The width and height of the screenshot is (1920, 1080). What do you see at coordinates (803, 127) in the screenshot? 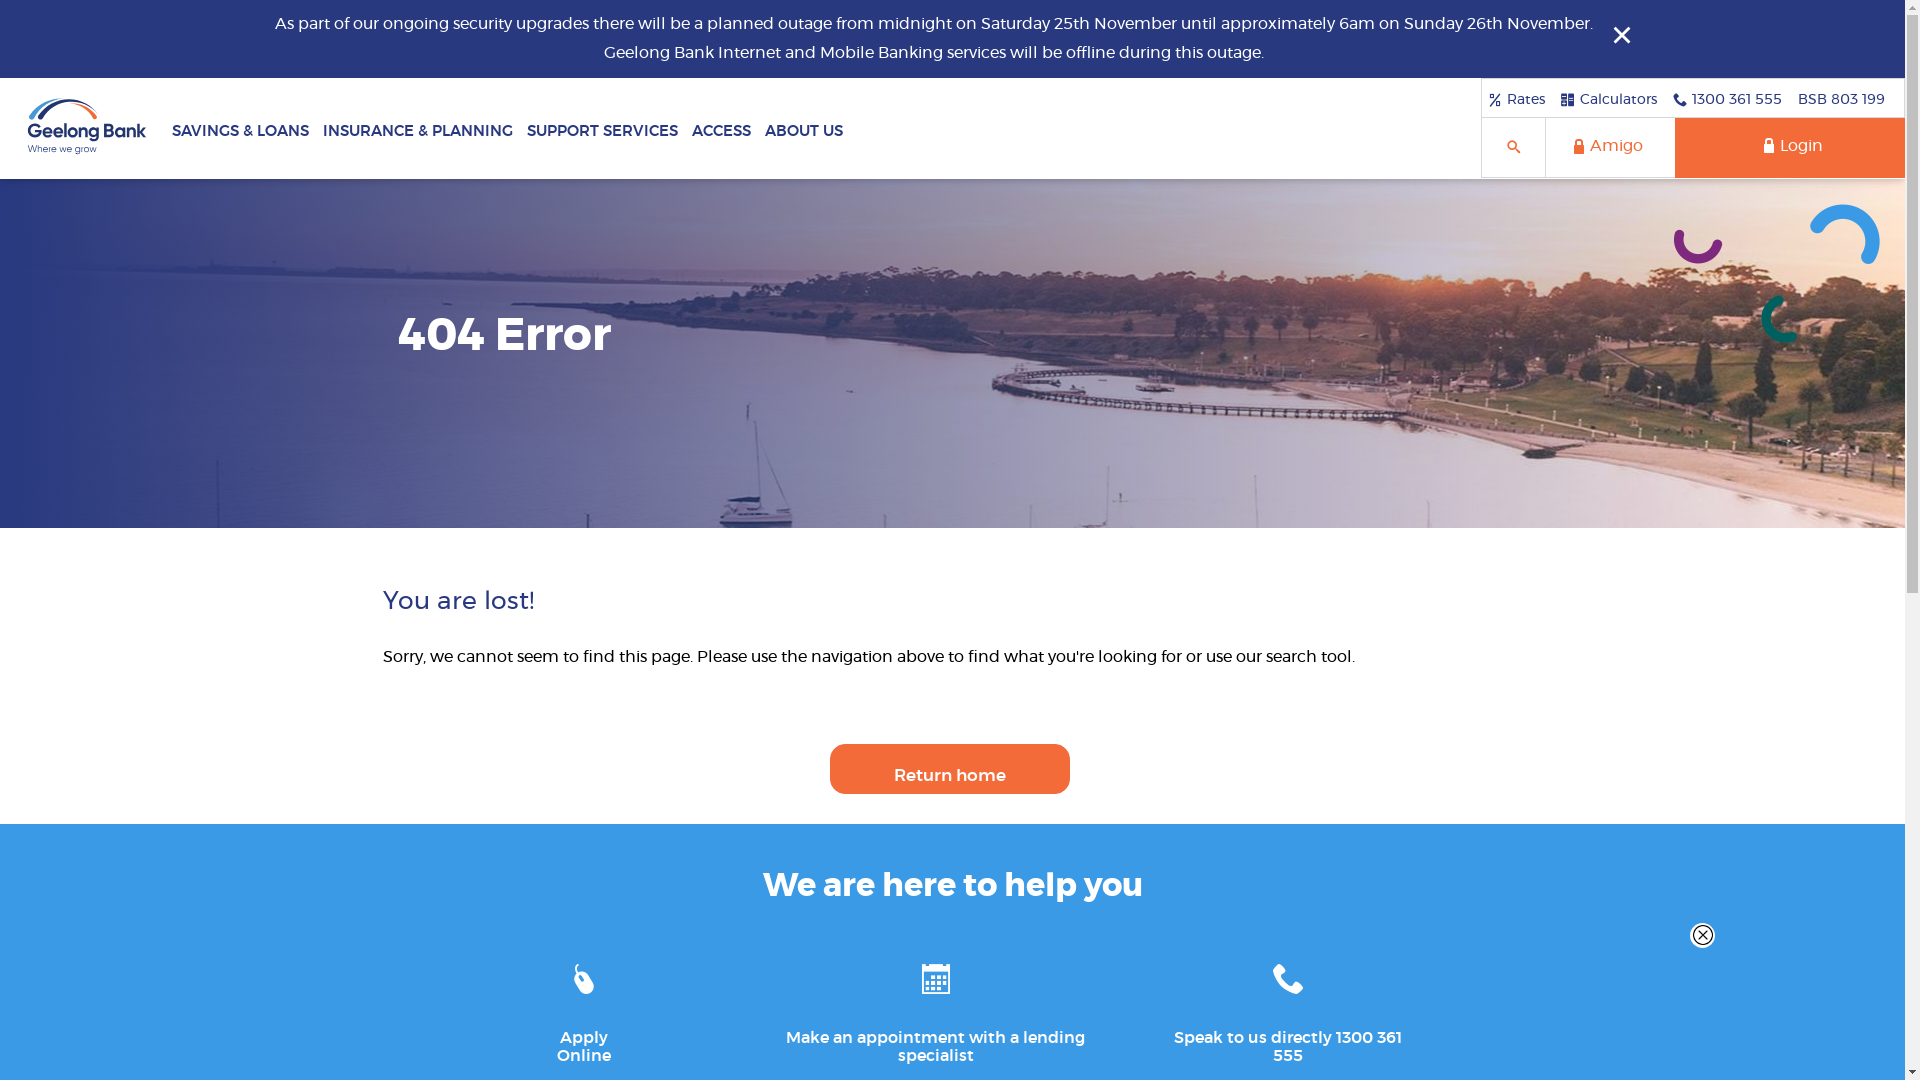
I see `'ABOUT US'` at bounding box center [803, 127].